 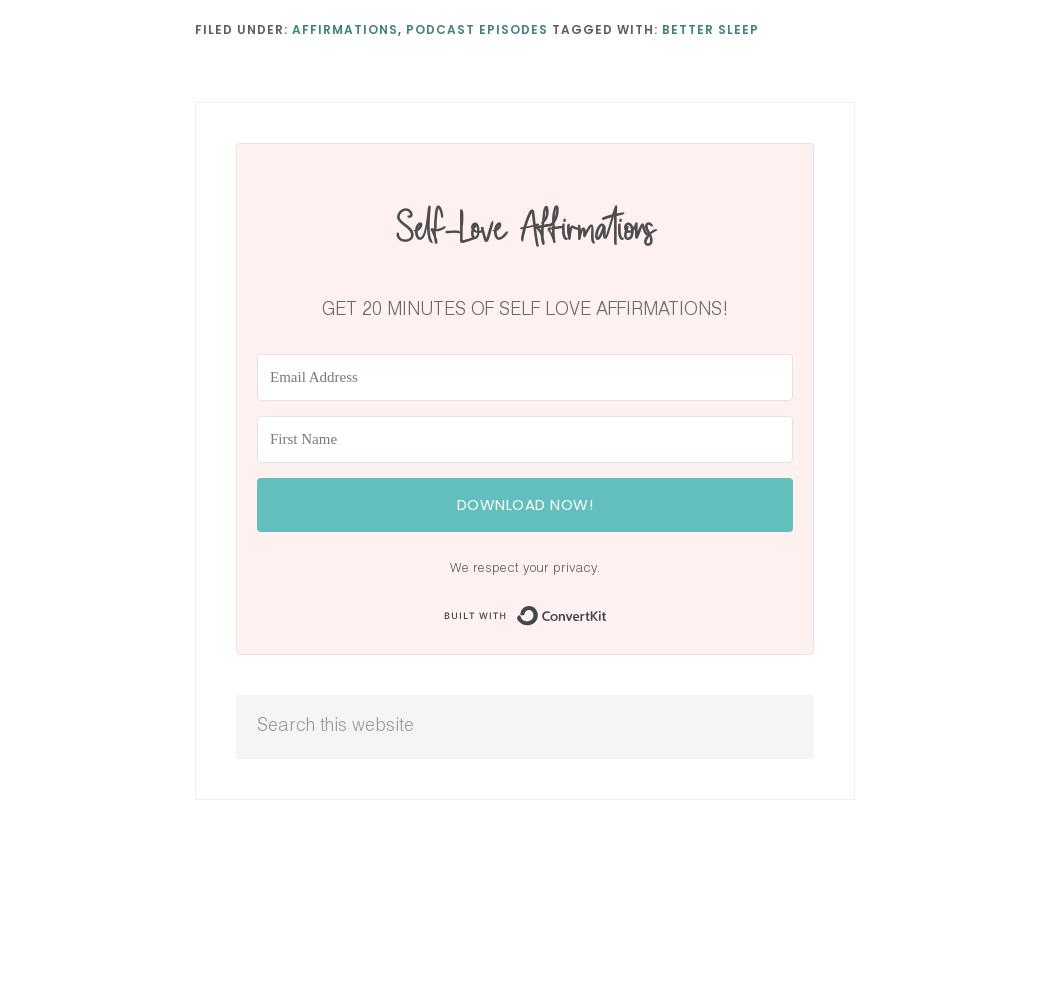 What do you see at coordinates (477, 28) in the screenshot?
I see `'Podcast Episodes'` at bounding box center [477, 28].